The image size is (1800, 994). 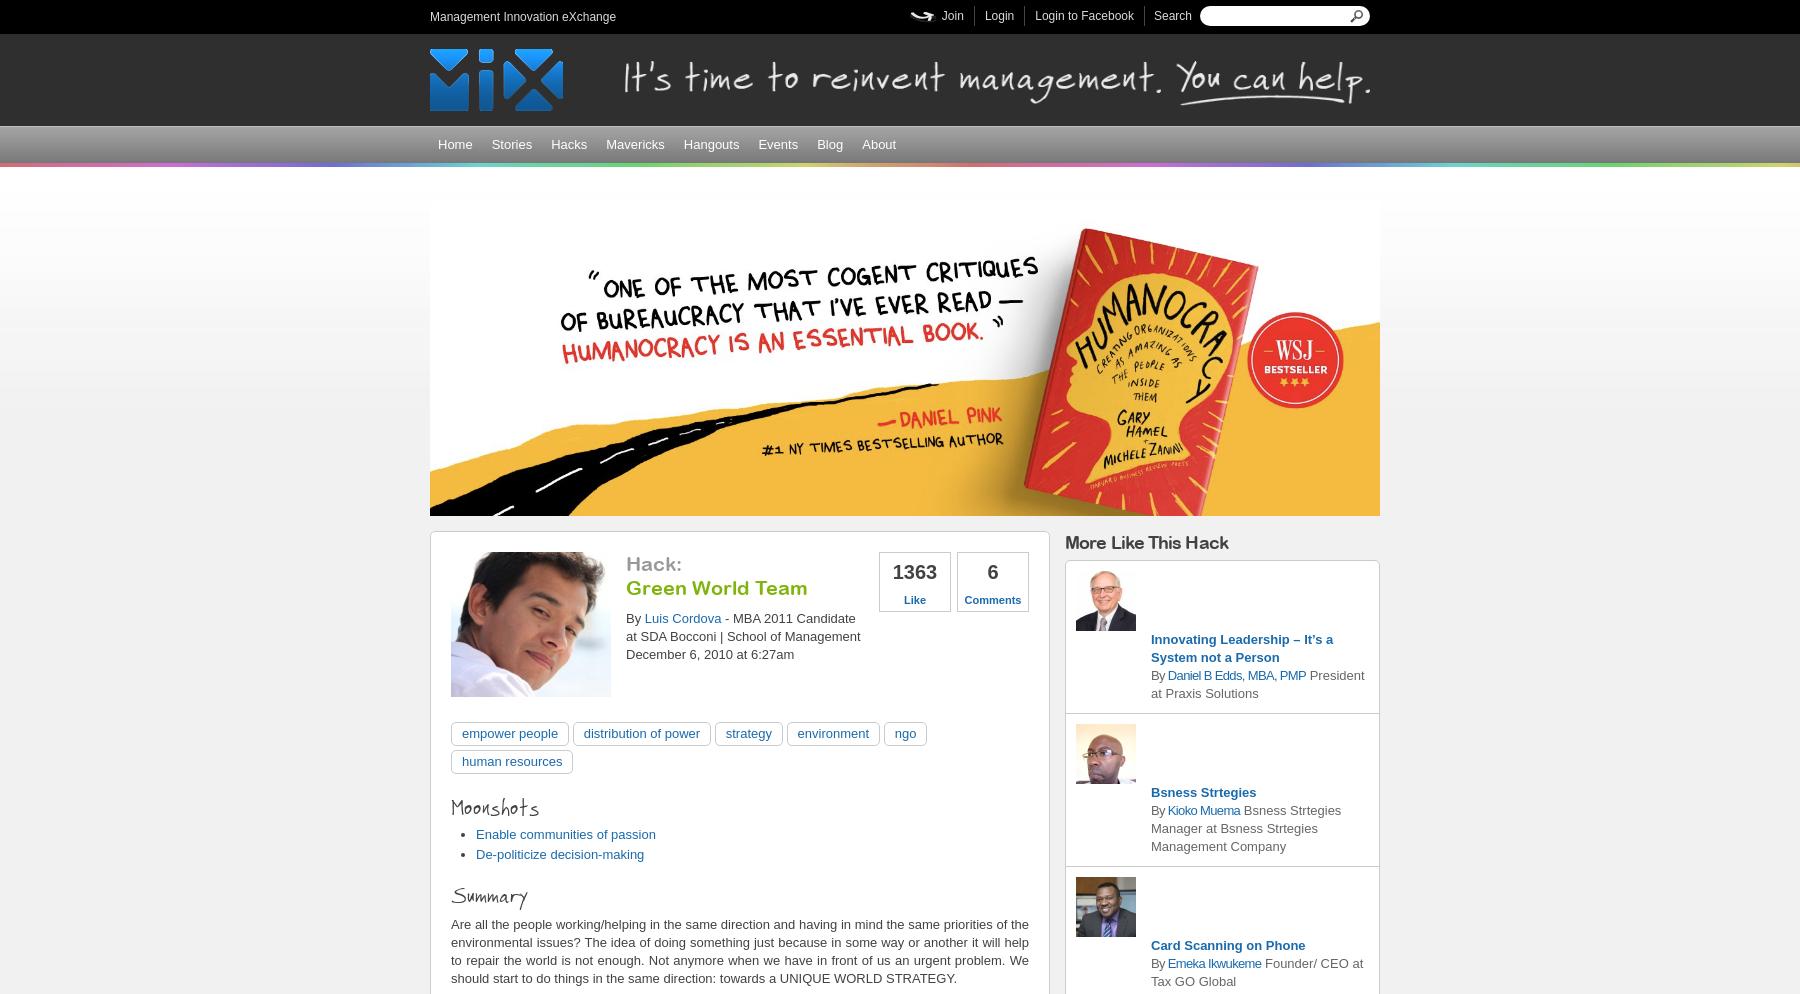 I want to click on 'Environment', so click(x=833, y=732).